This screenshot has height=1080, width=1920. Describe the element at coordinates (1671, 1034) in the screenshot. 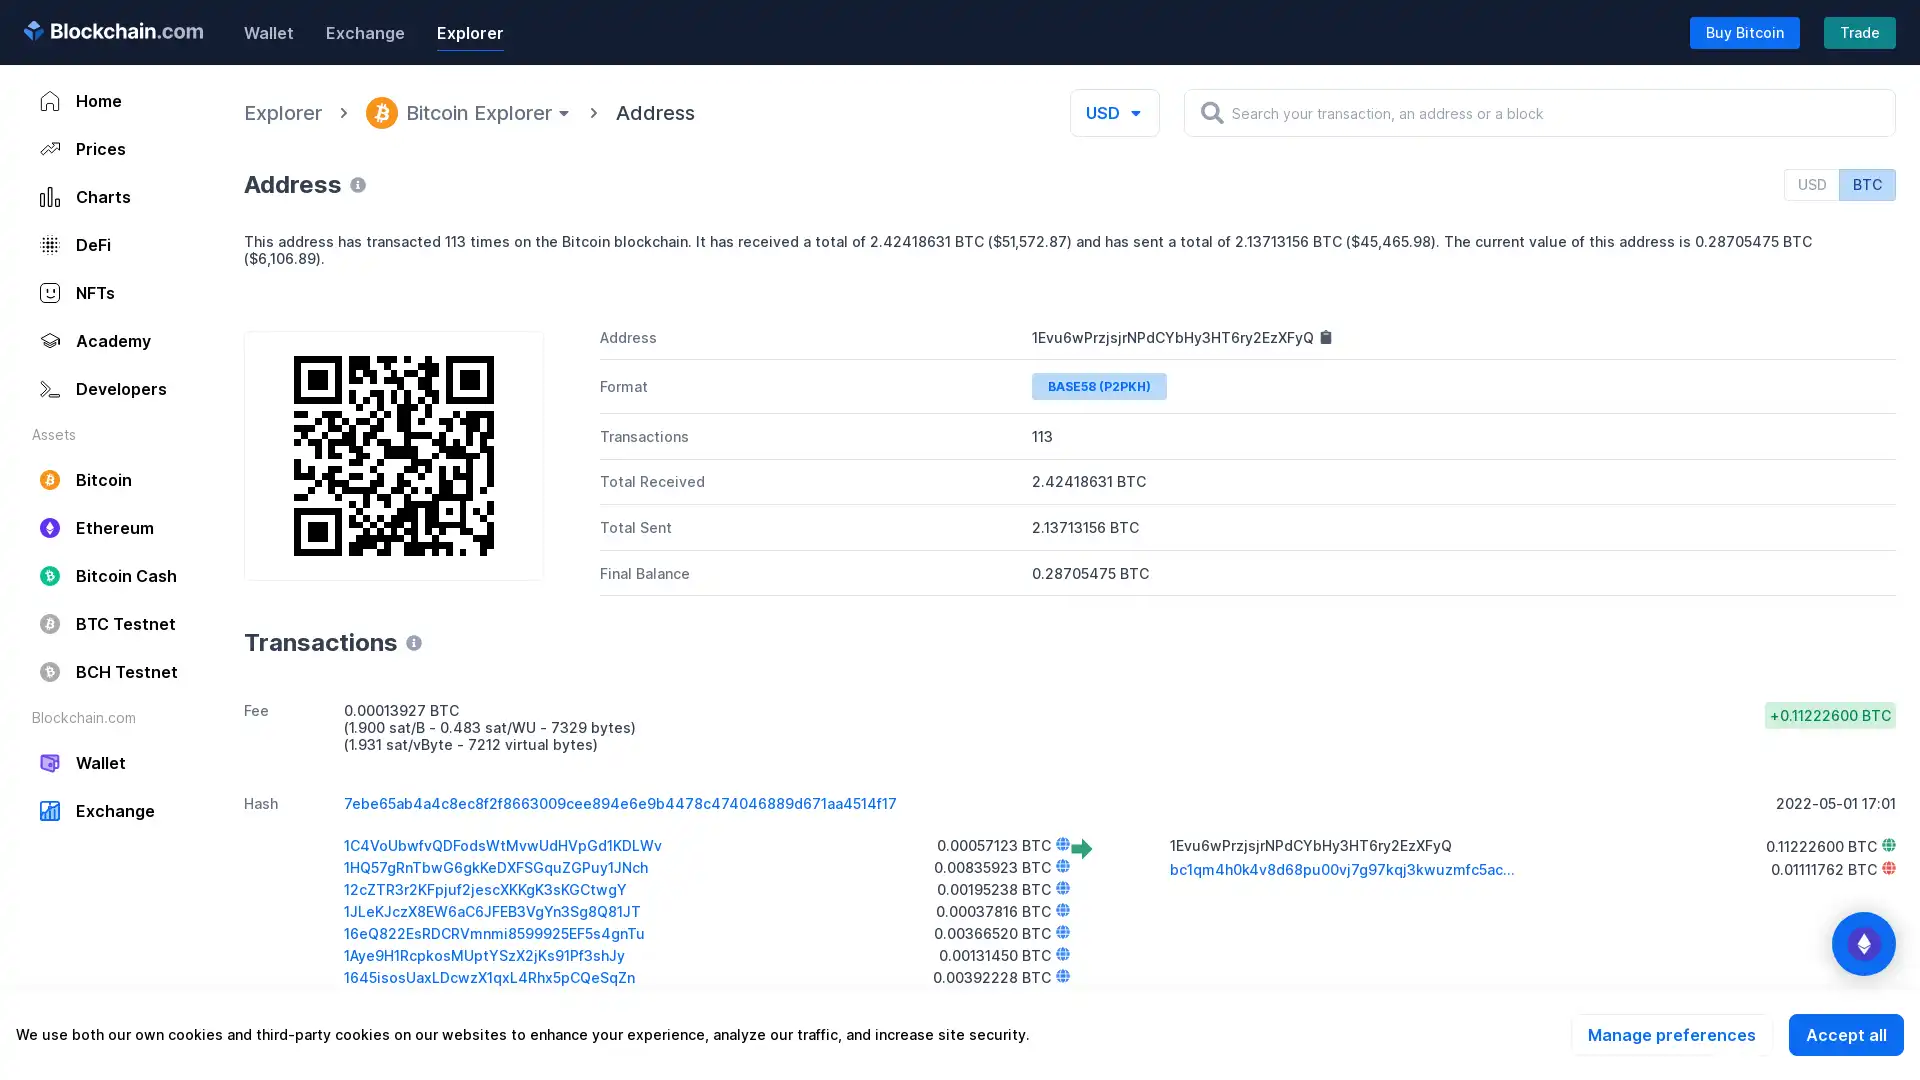

I see `Manage preferences` at that location.